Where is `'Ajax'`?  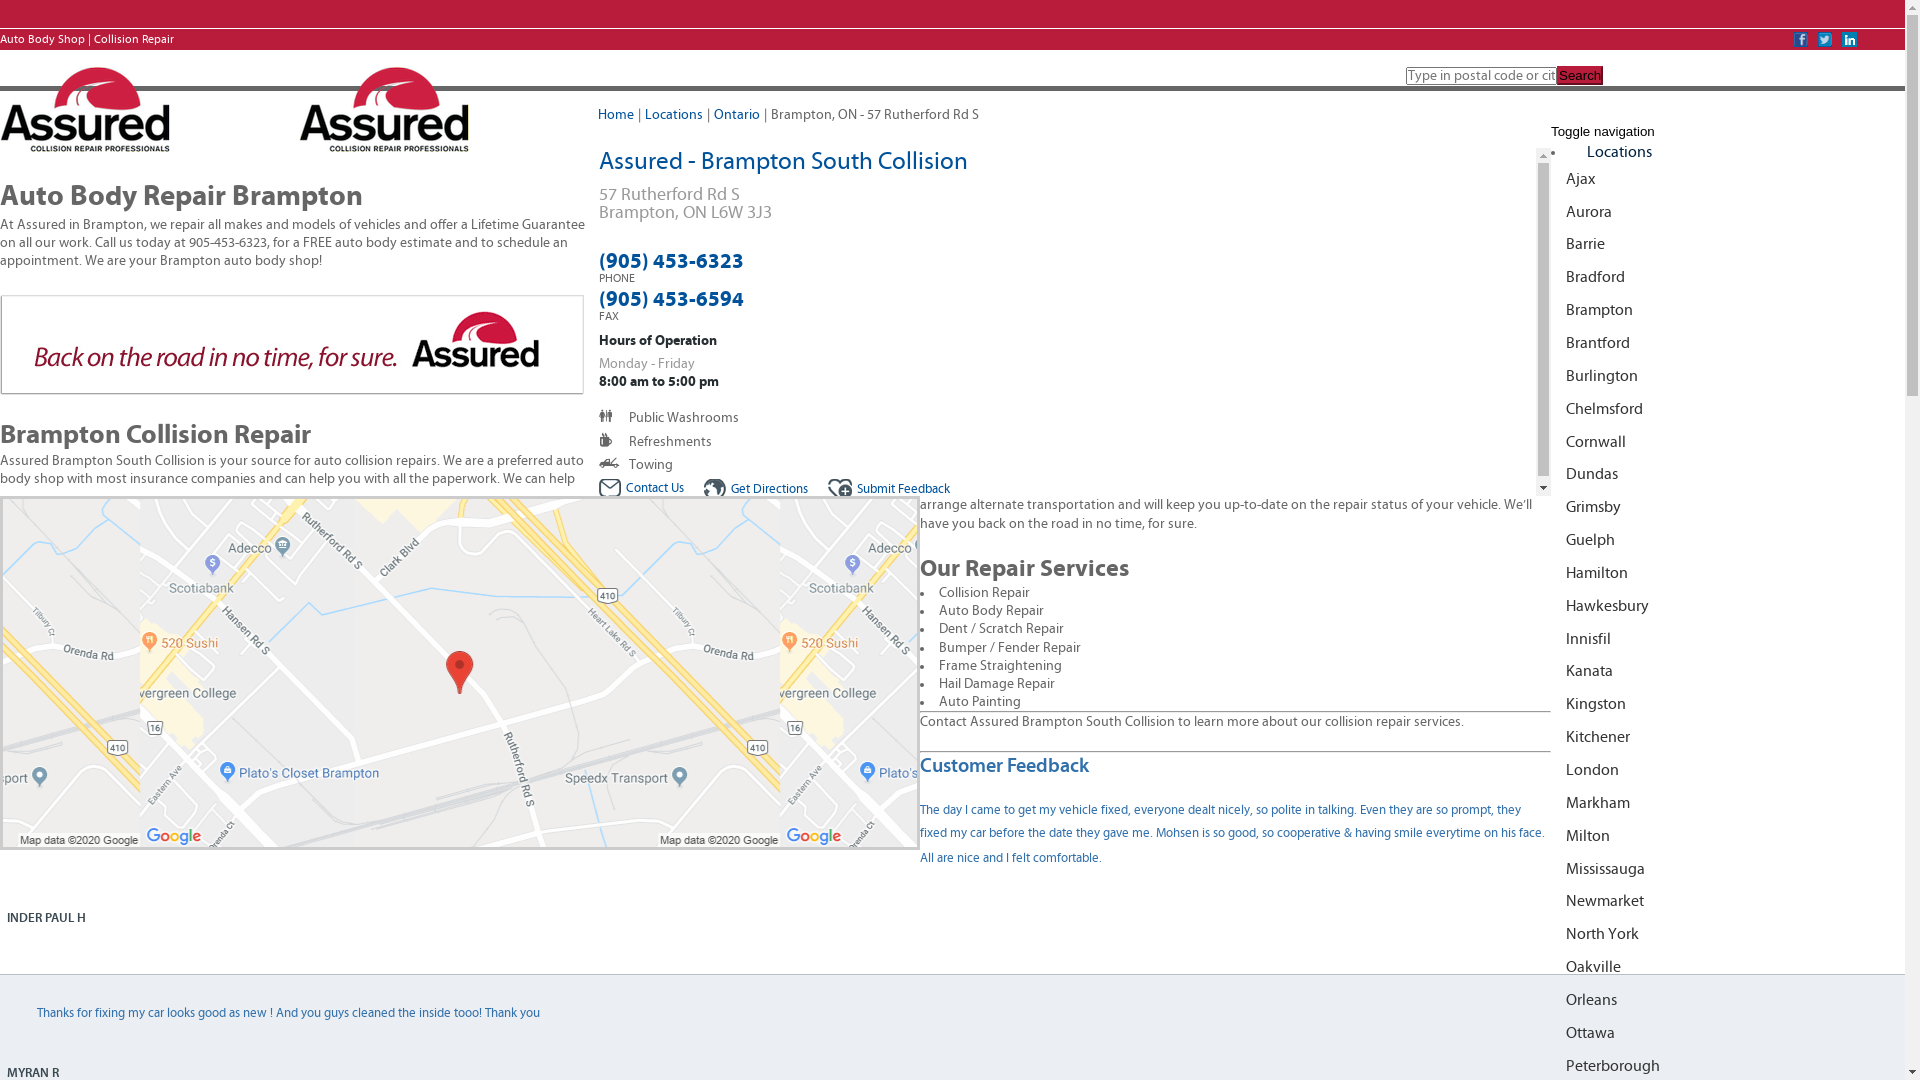 'Ajax' is located at coordinates (1549, 178).